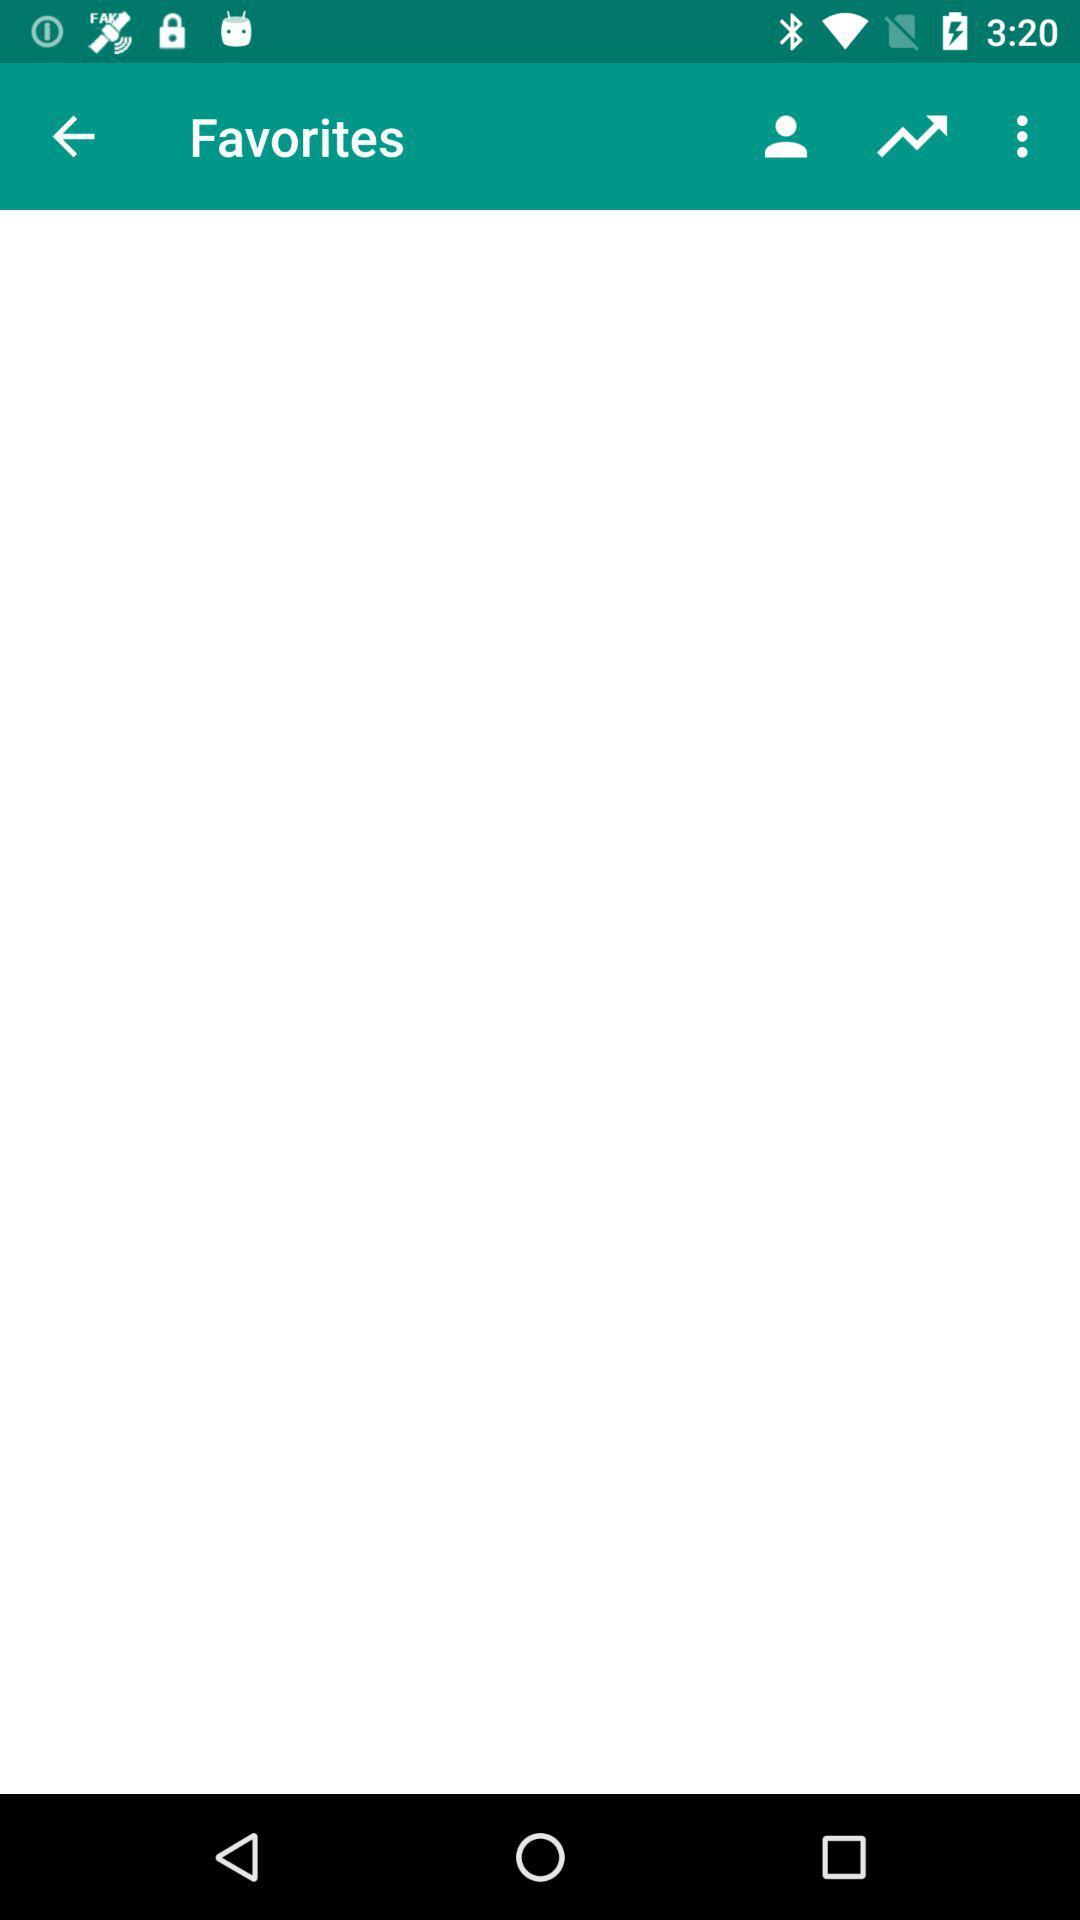 The image size is (1080, 1920). Describe the element at coordinates (72, 135) in the screenshot. I see `the item next to the favorites icon` at that location.